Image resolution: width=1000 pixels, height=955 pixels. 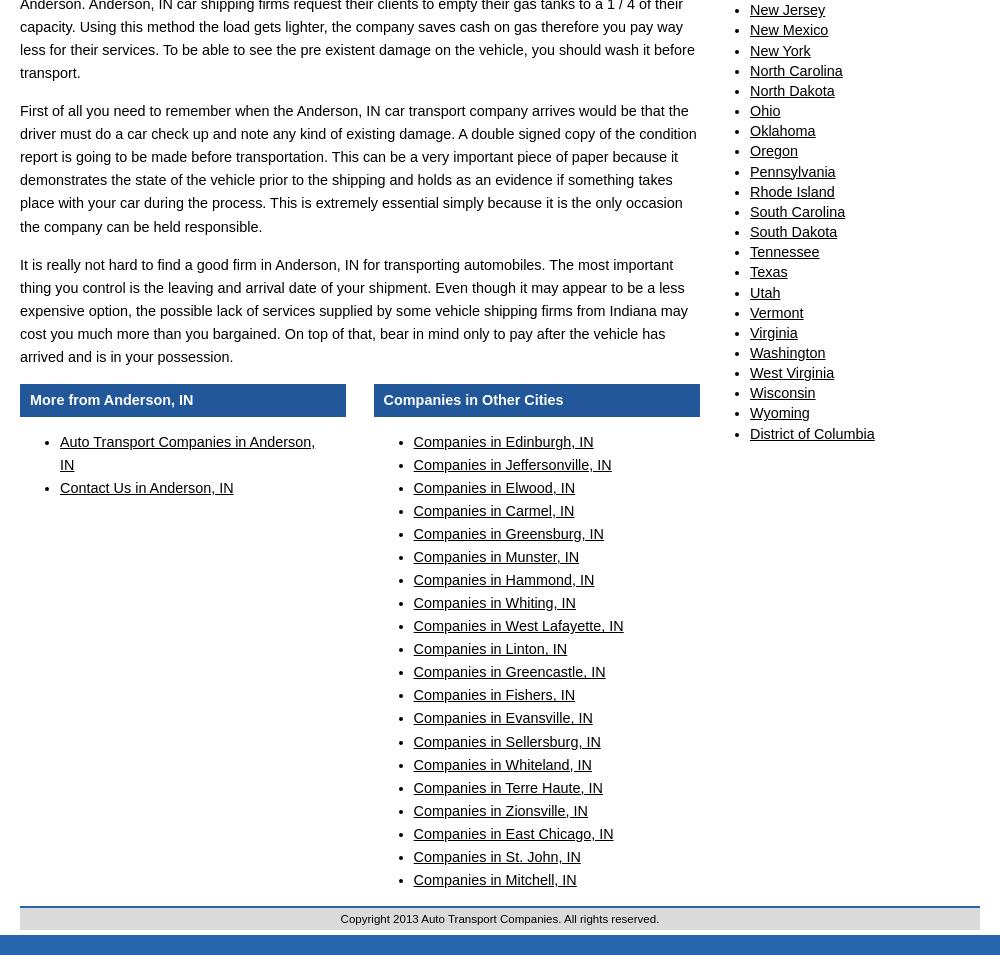 I want to click on 'Oregon', so click(x=774, y=149).